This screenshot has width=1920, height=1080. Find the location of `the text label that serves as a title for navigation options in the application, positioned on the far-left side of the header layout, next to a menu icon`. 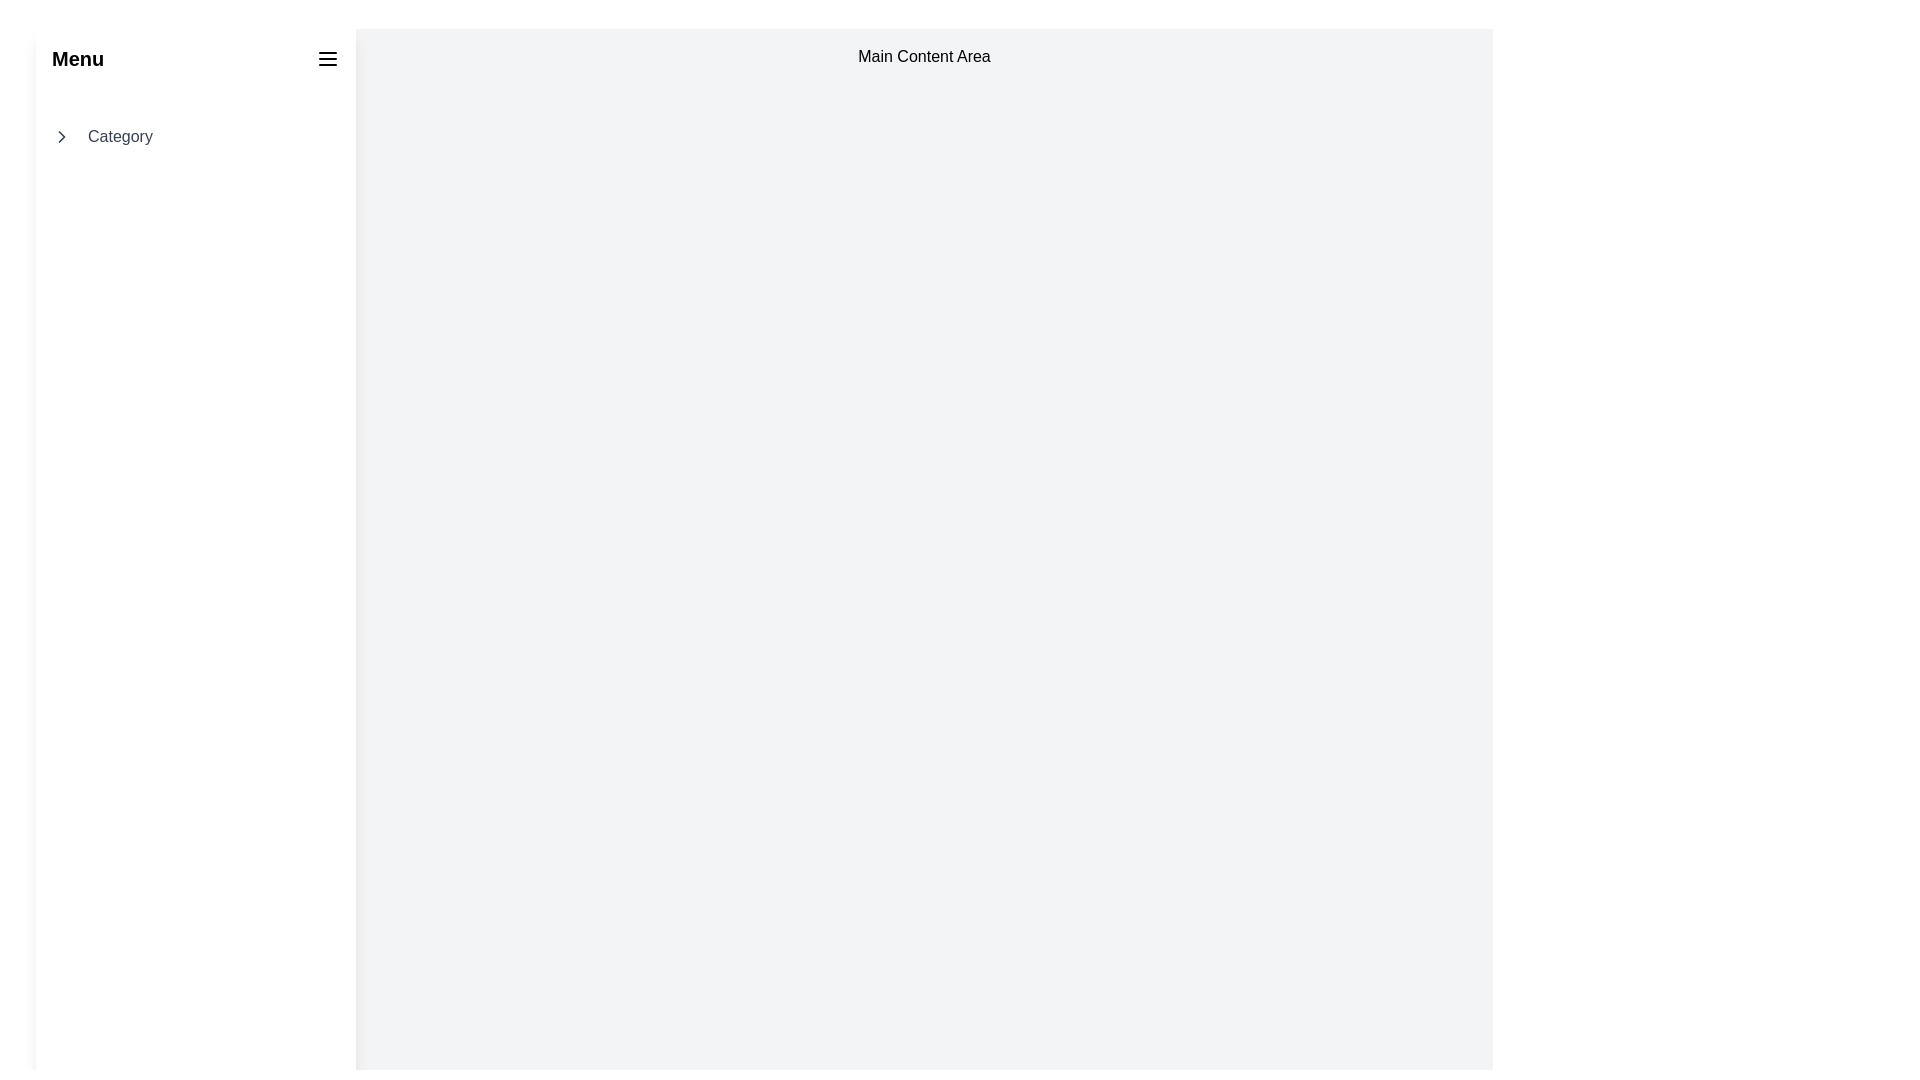

the text label that serves as a title for navigation options in the application, positioned on the far-left side of the header layout, next to a menu icon is located at coordinates (78, 57).